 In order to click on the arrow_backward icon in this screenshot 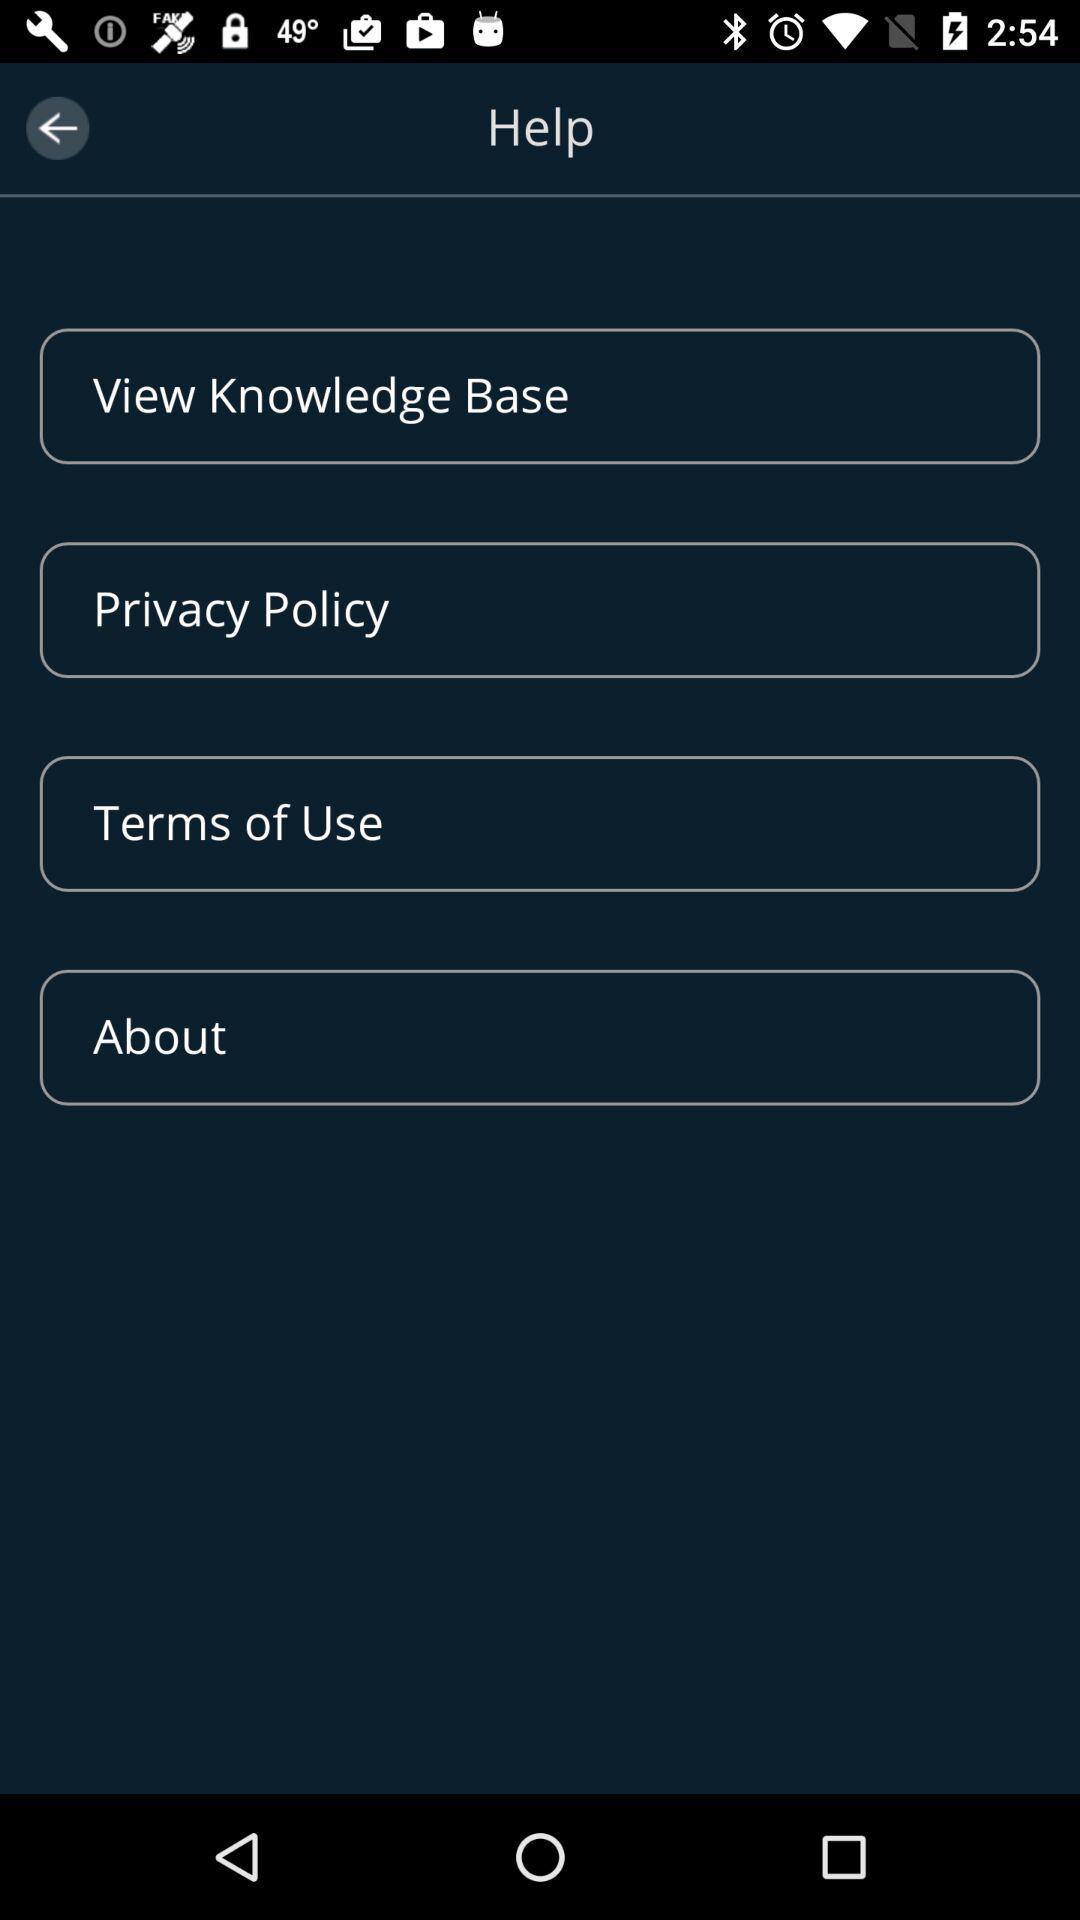, I will do `click(56, 127)`.